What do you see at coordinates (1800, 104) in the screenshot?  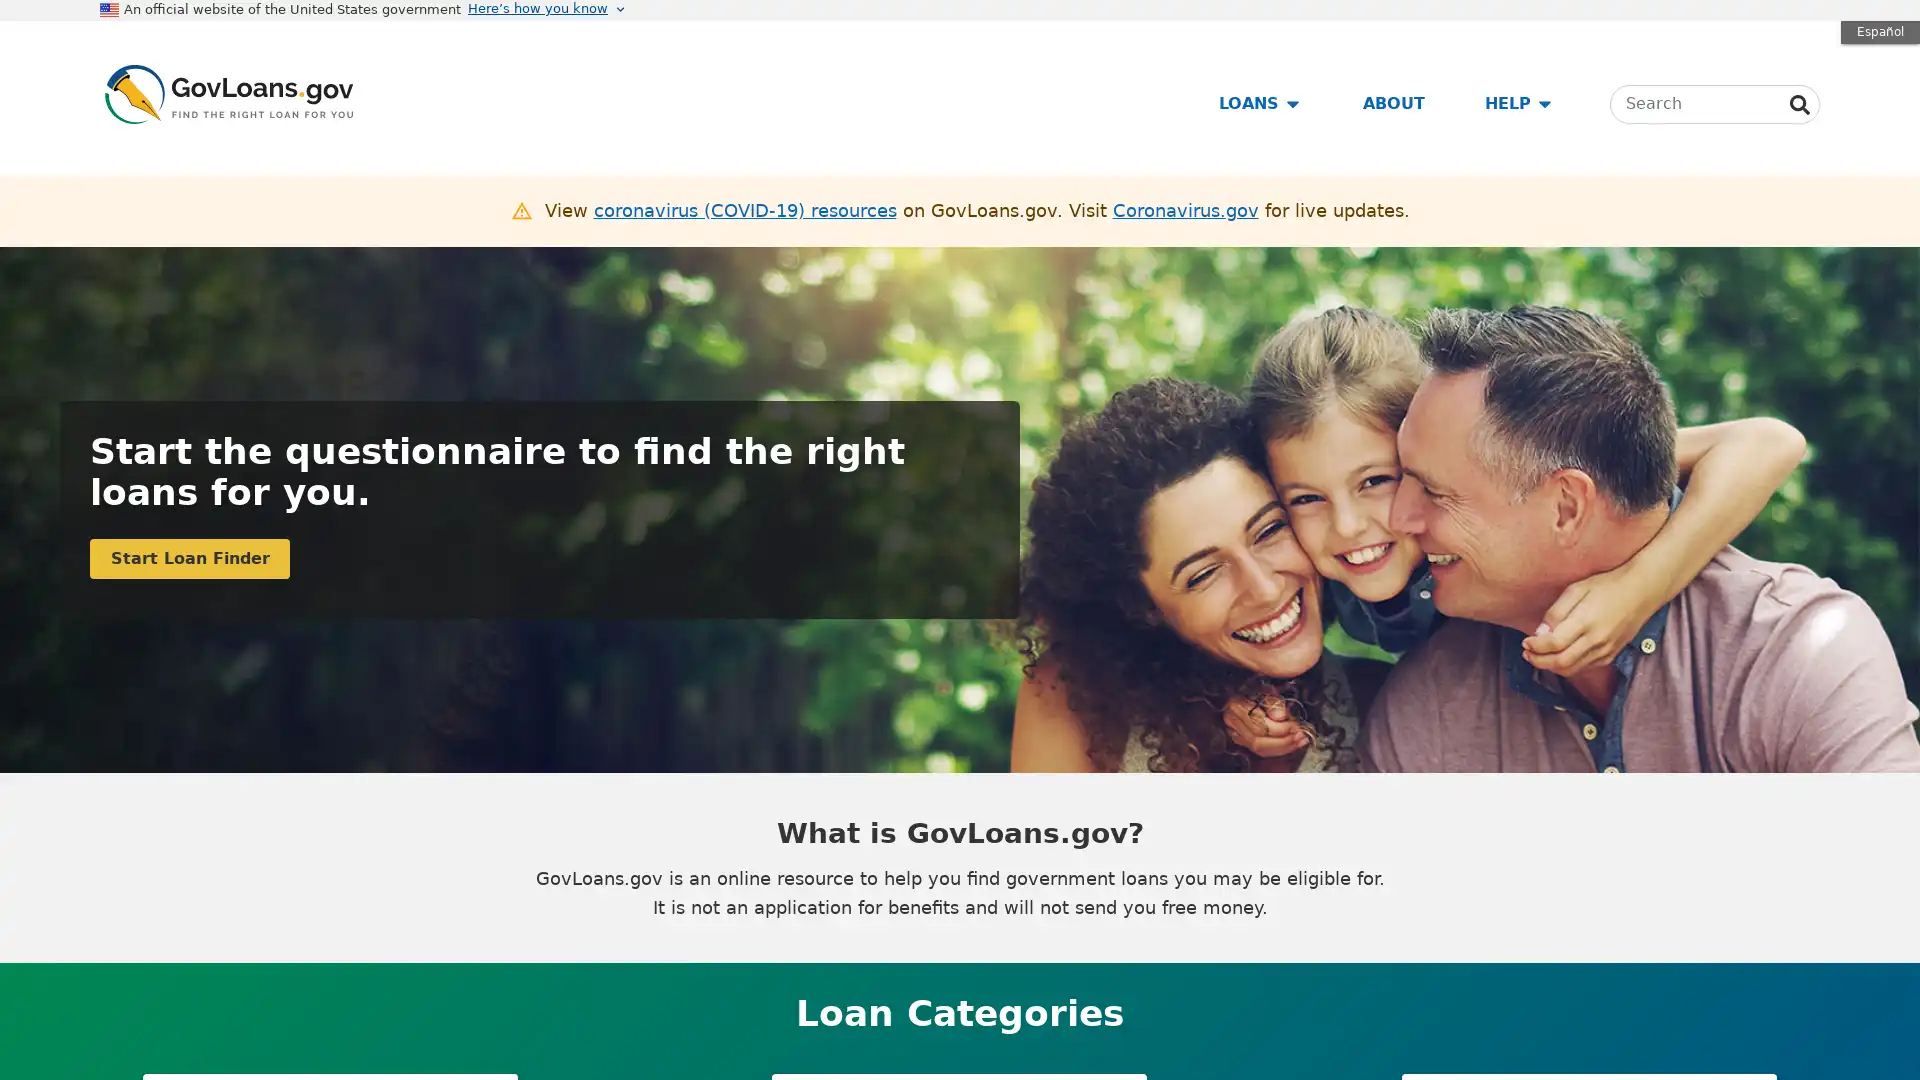 I see `Search` at bounding box center [1800, 104].